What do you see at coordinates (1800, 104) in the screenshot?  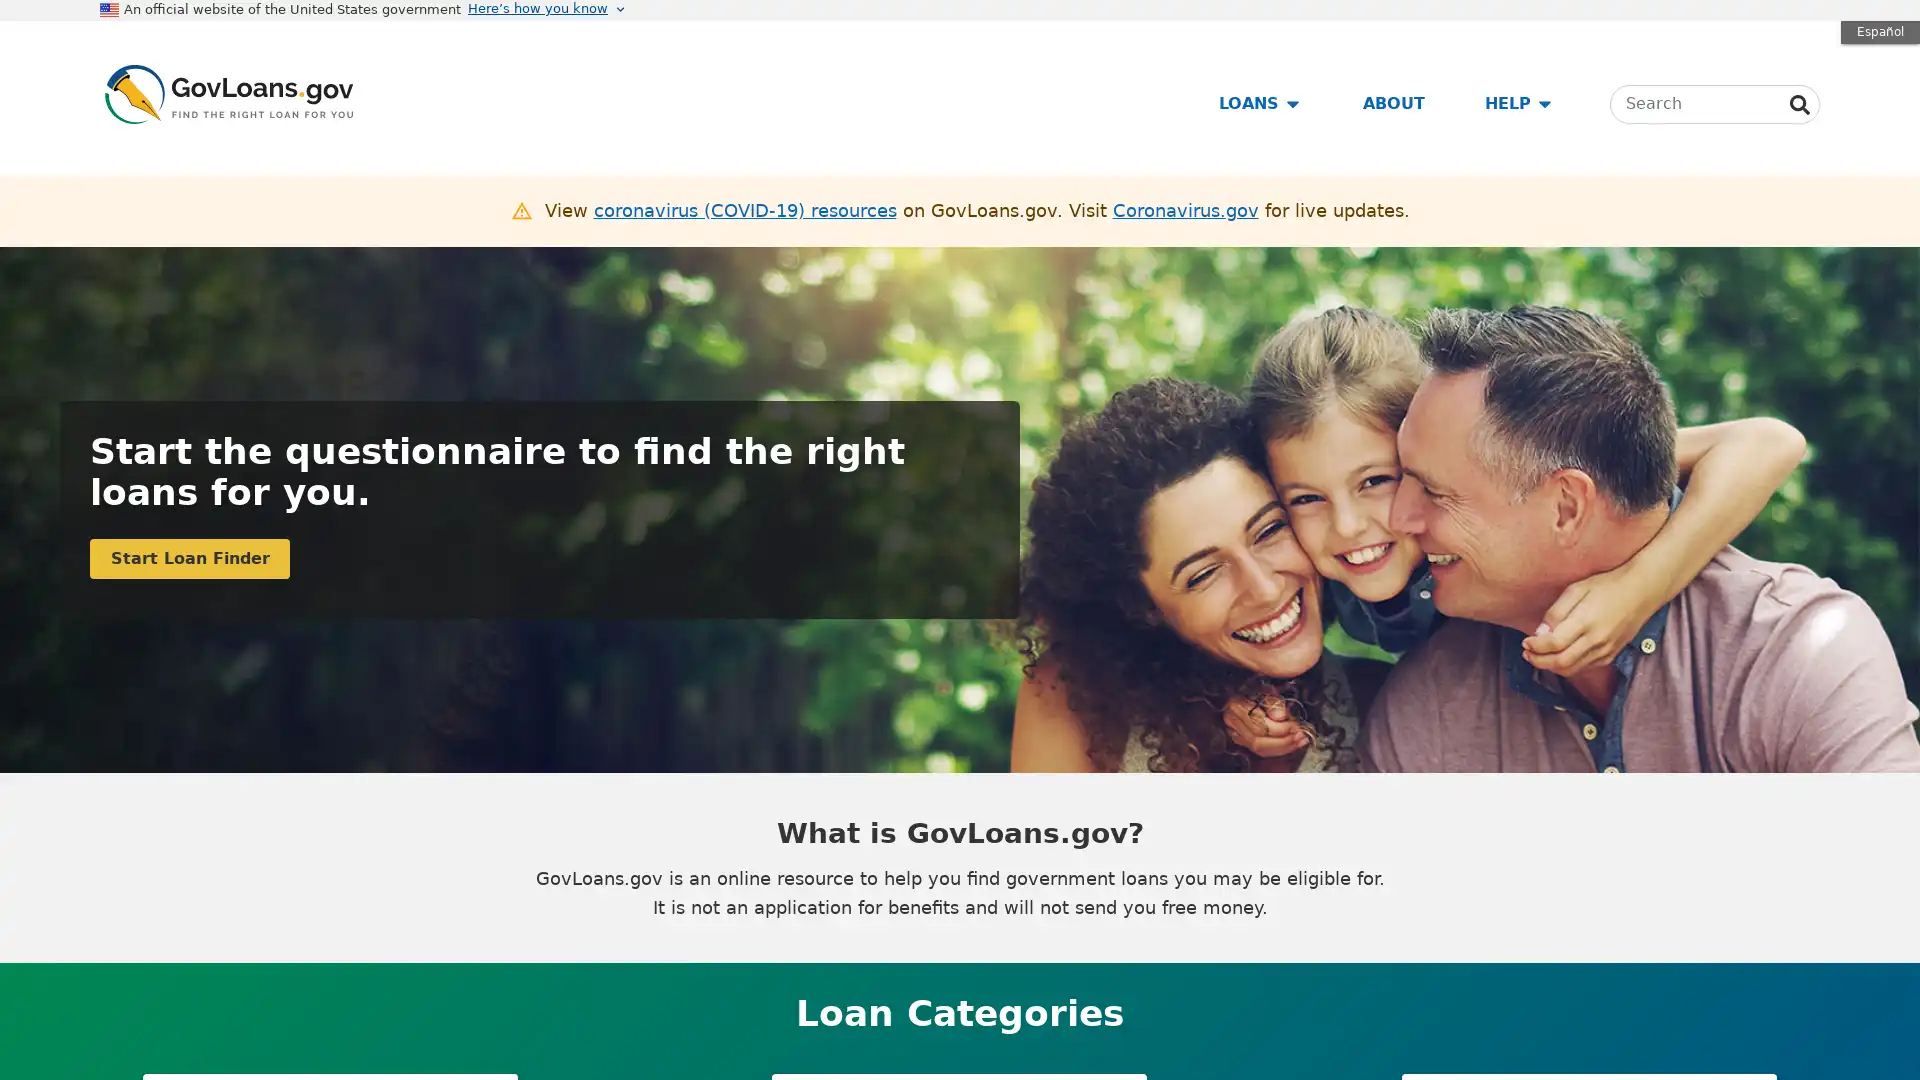 I see `Search` at bounding box center [1800, 104].